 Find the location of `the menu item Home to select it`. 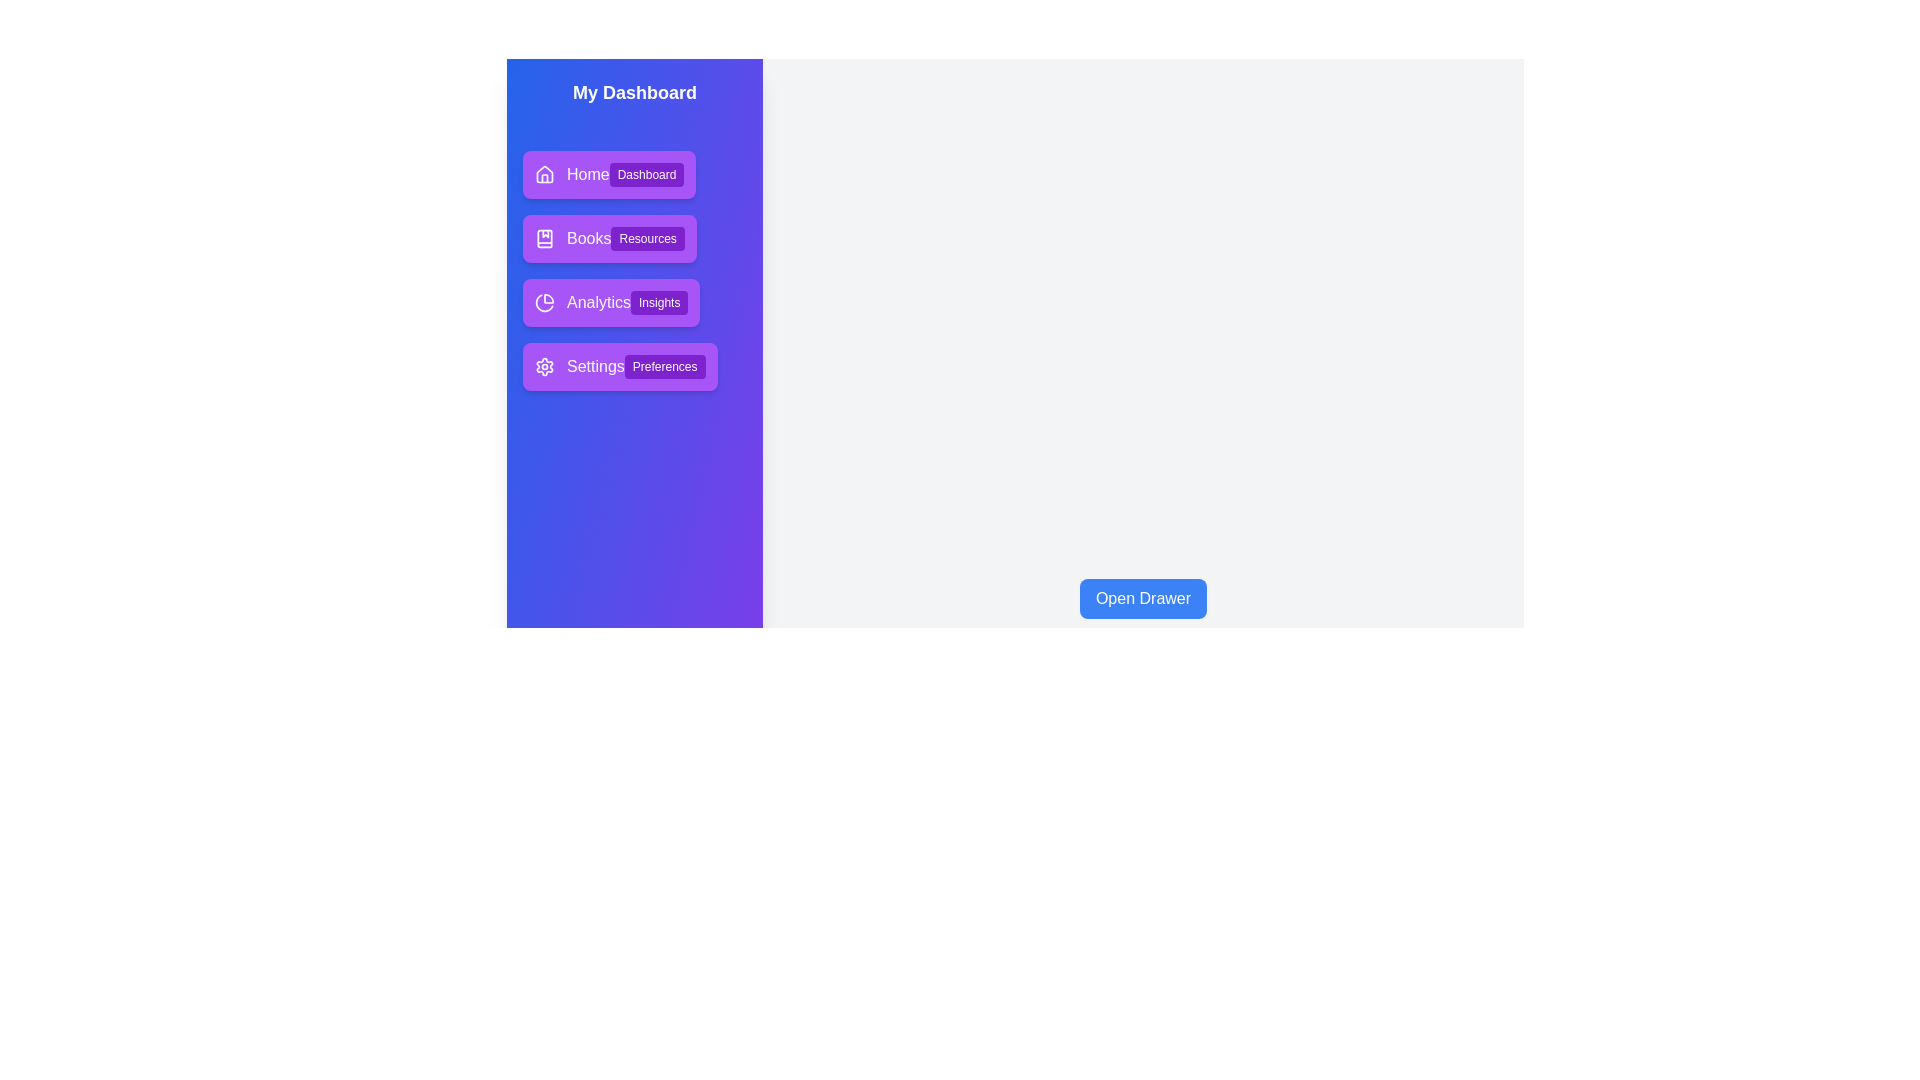

the menu item Home to select it is located at coordinates (608, 173).